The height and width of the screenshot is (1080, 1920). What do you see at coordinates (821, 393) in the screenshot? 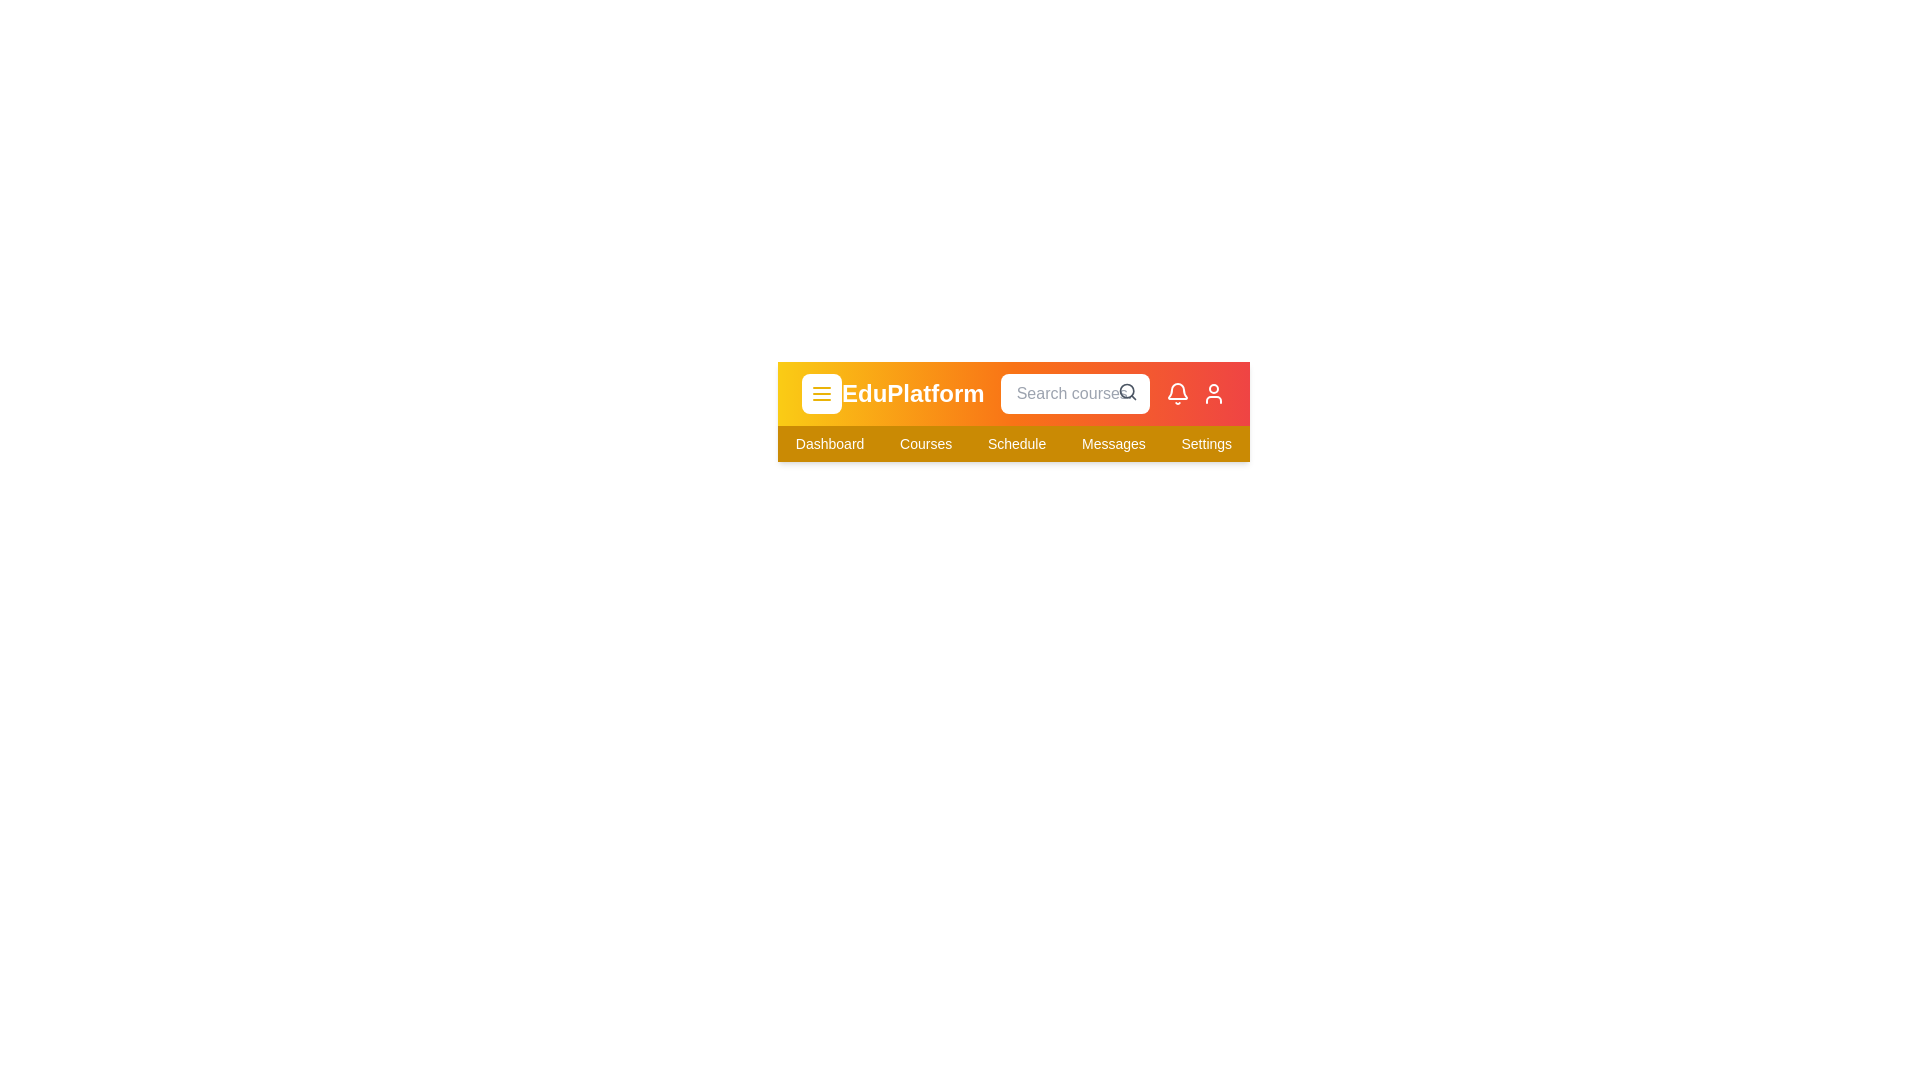
I see `the menu button to toggle the menu visibility` at bounding box center [821, 393].